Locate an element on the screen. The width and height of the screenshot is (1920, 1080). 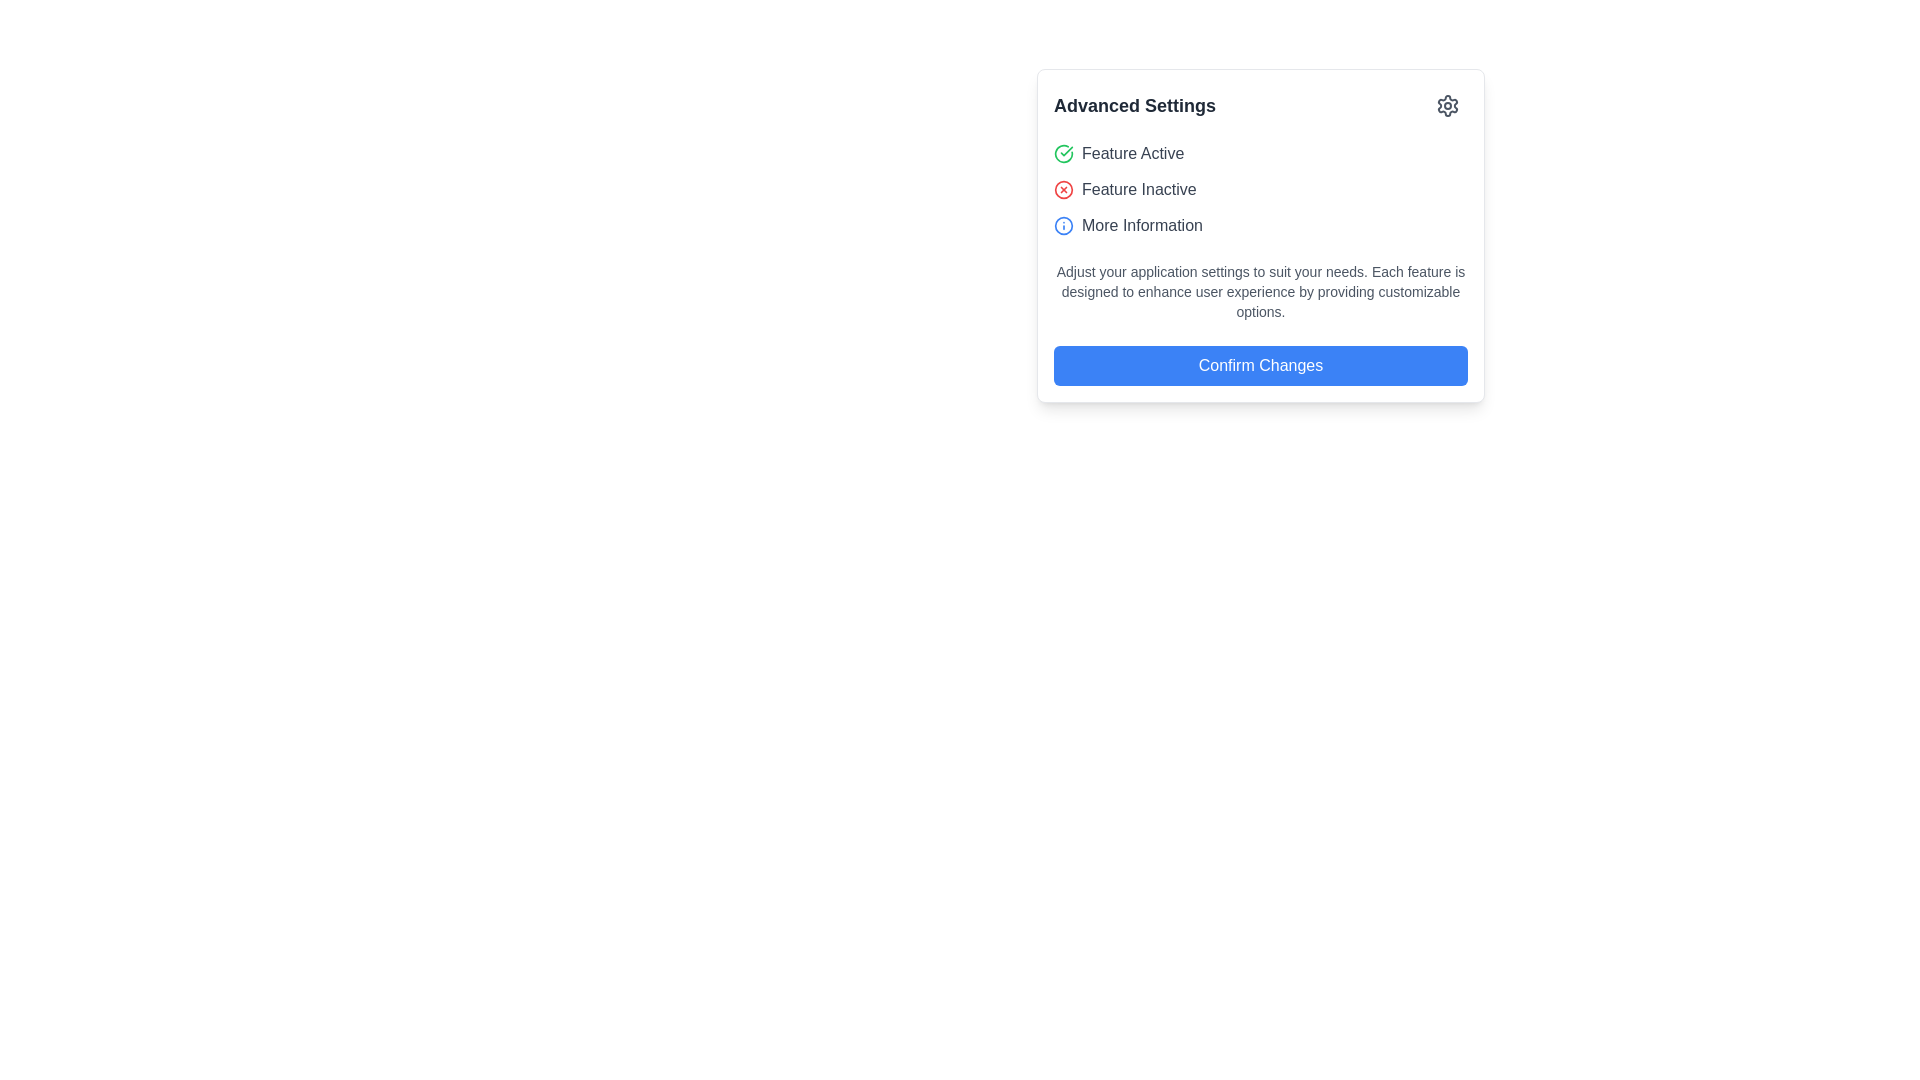
the gear icon located at the top-right corner of the modal is located at coordinates (1448, 105).